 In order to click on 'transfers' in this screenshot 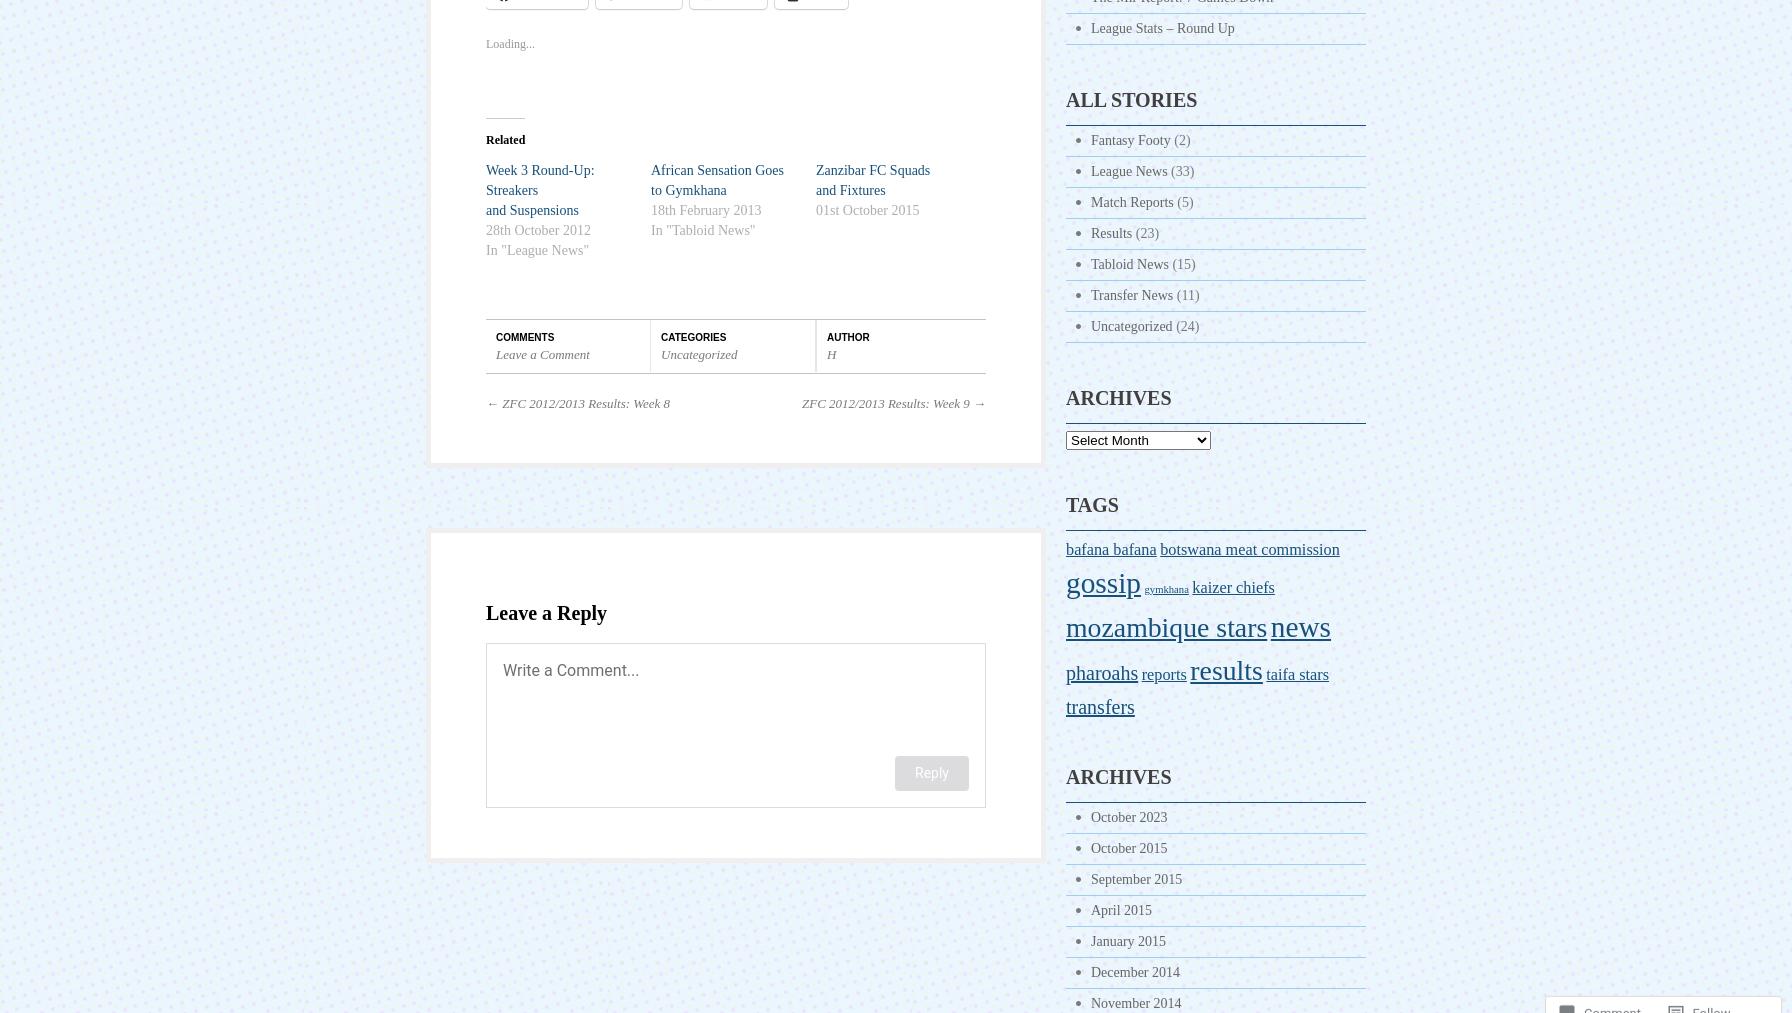, I will do `click(1099, 705)`.